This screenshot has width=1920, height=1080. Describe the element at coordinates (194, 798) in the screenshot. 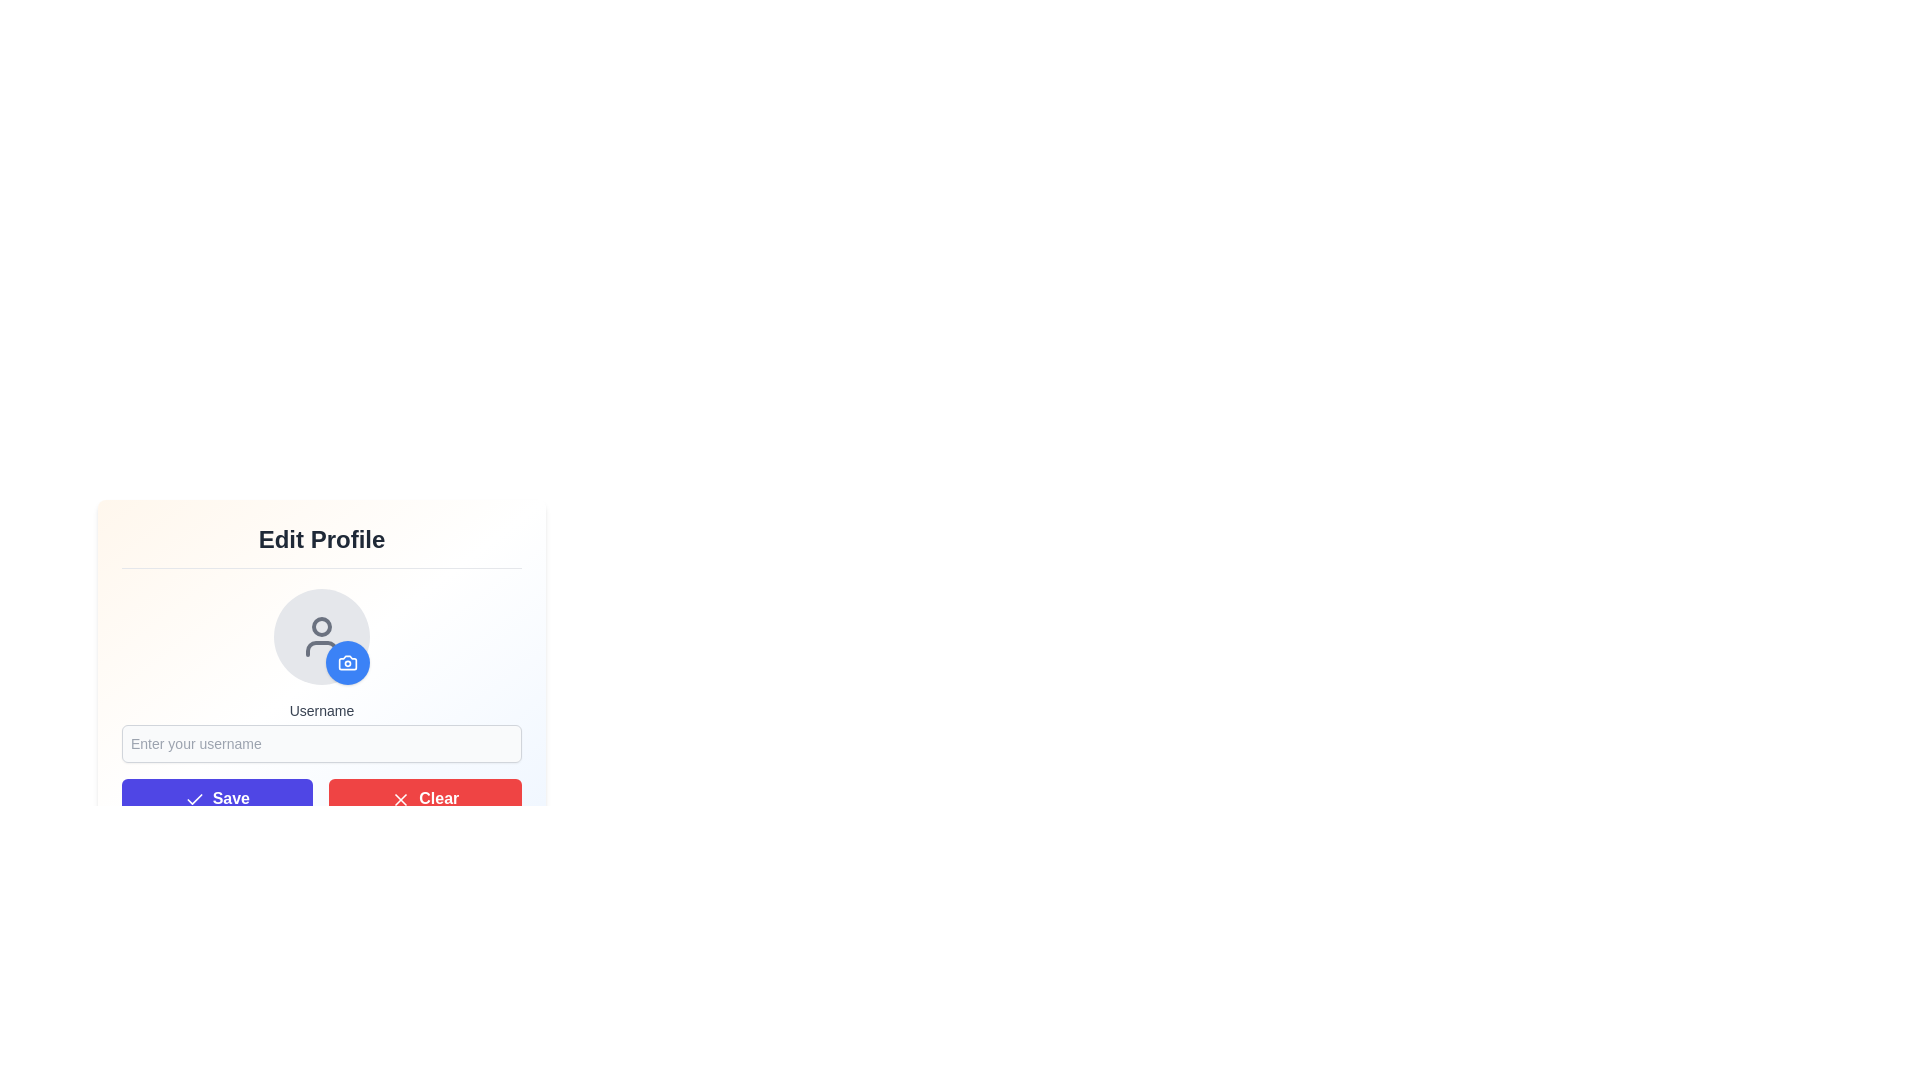

I see `the check icon, which is a small stylized tick mark positioned to the left of the 'Save' button text` at that location.